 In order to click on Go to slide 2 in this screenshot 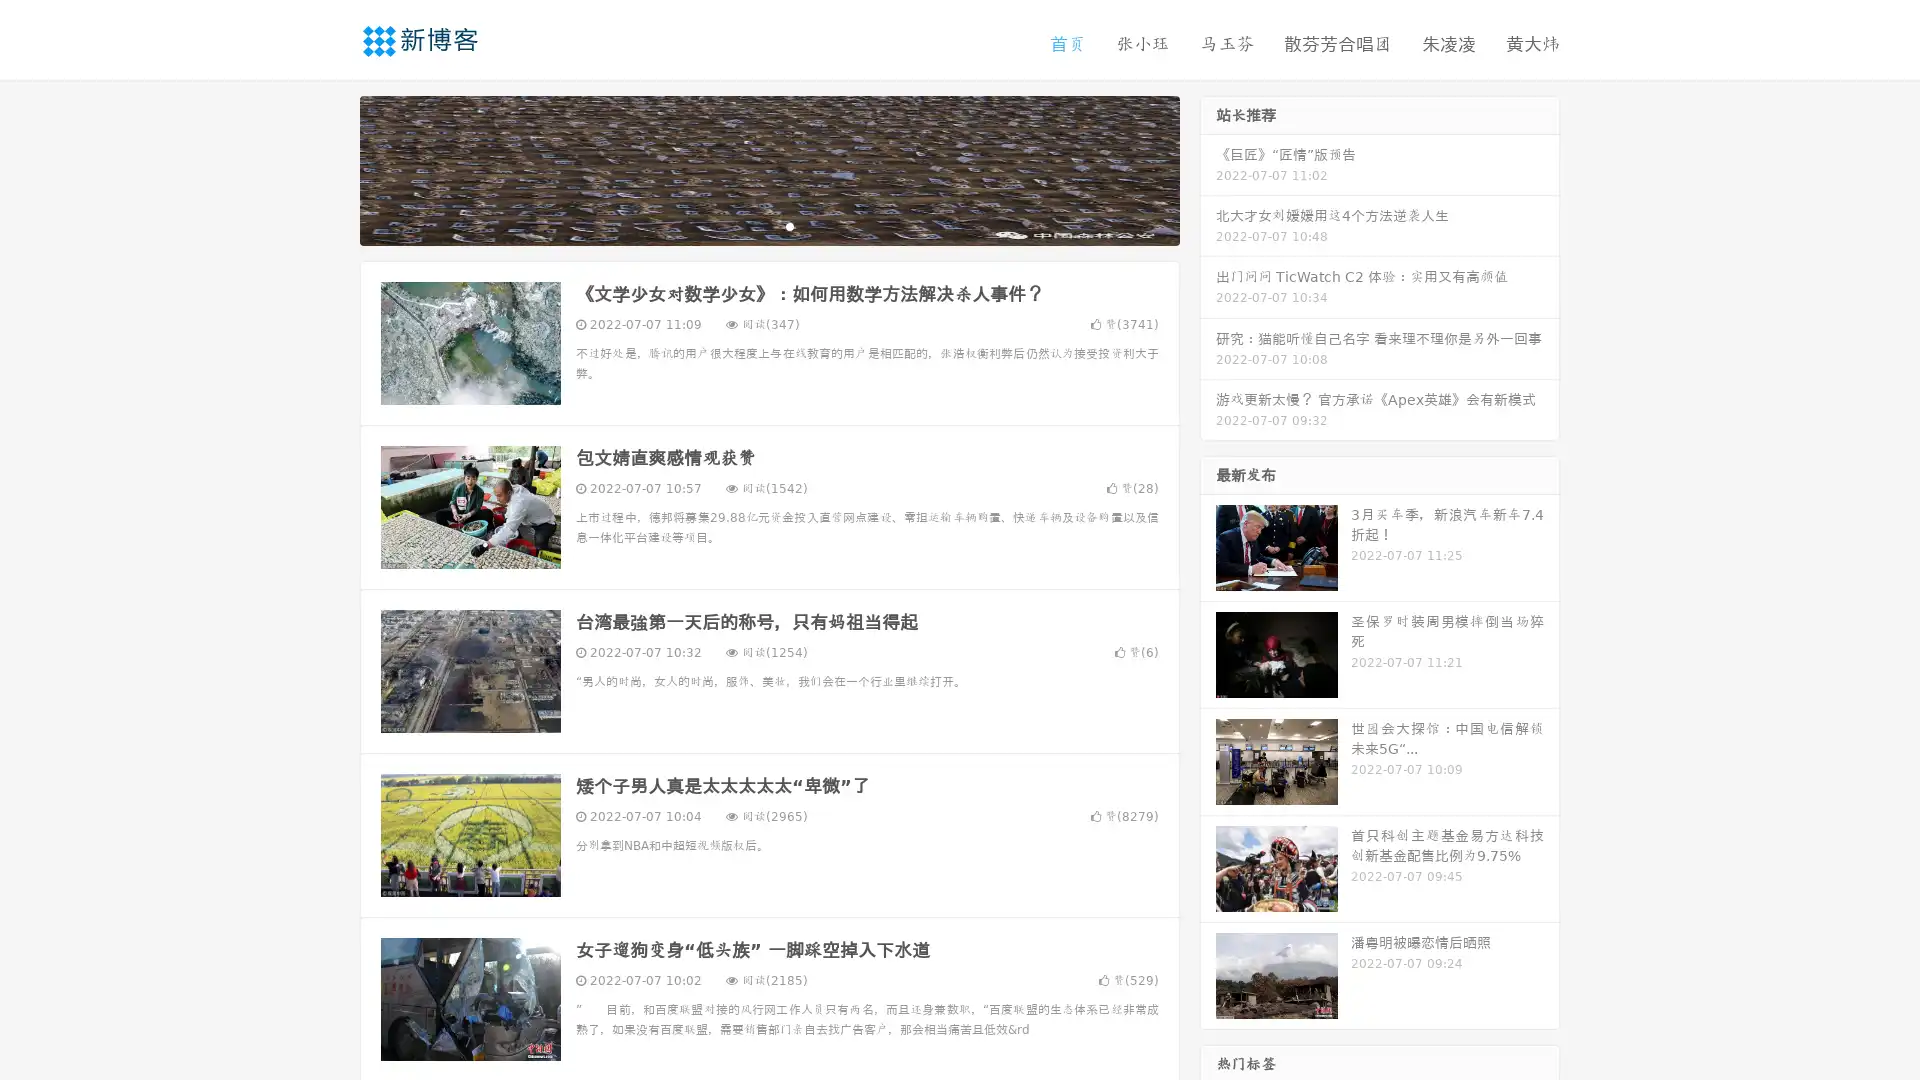, I will do `click(768, 225)`.